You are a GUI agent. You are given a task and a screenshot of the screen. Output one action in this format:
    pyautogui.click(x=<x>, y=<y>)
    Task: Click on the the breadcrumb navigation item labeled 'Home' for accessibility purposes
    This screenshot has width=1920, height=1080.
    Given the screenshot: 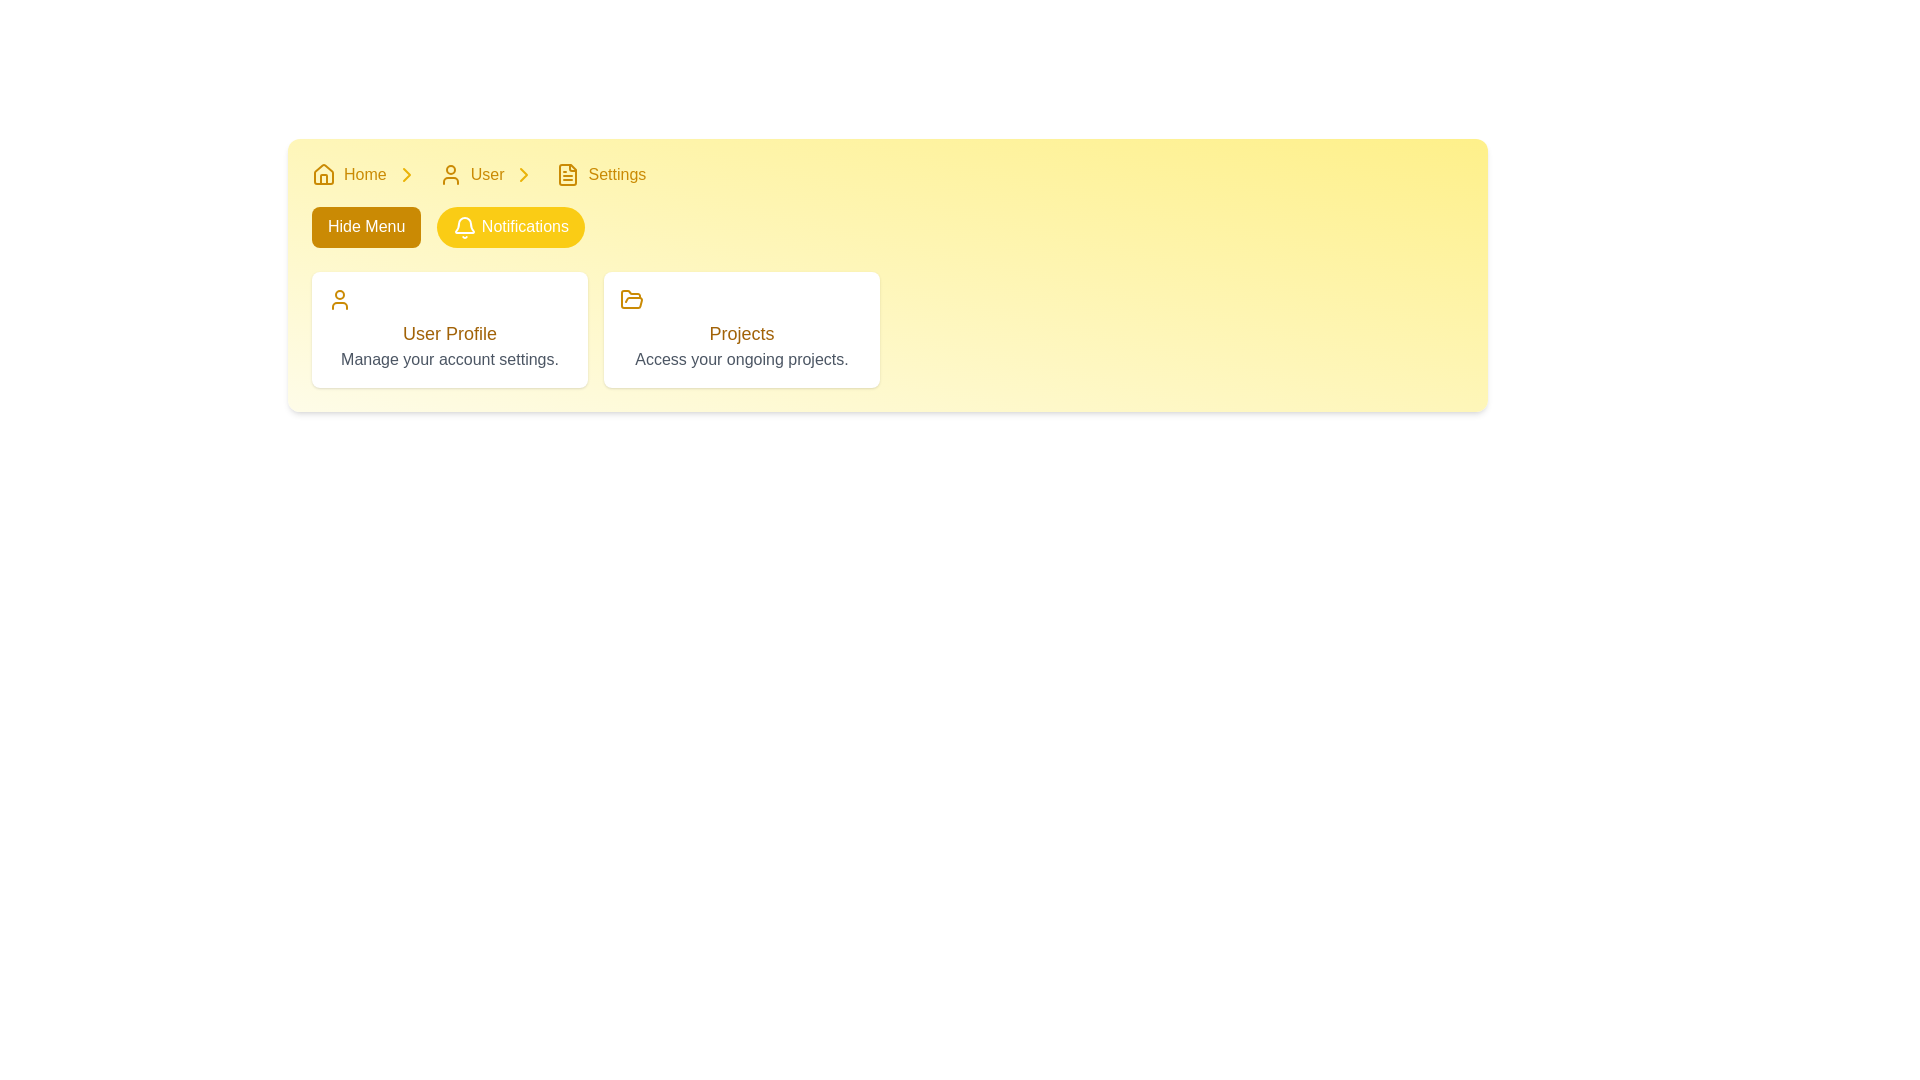 What is the action you would take?
    pyautogui.click(x=369, y=173)
    